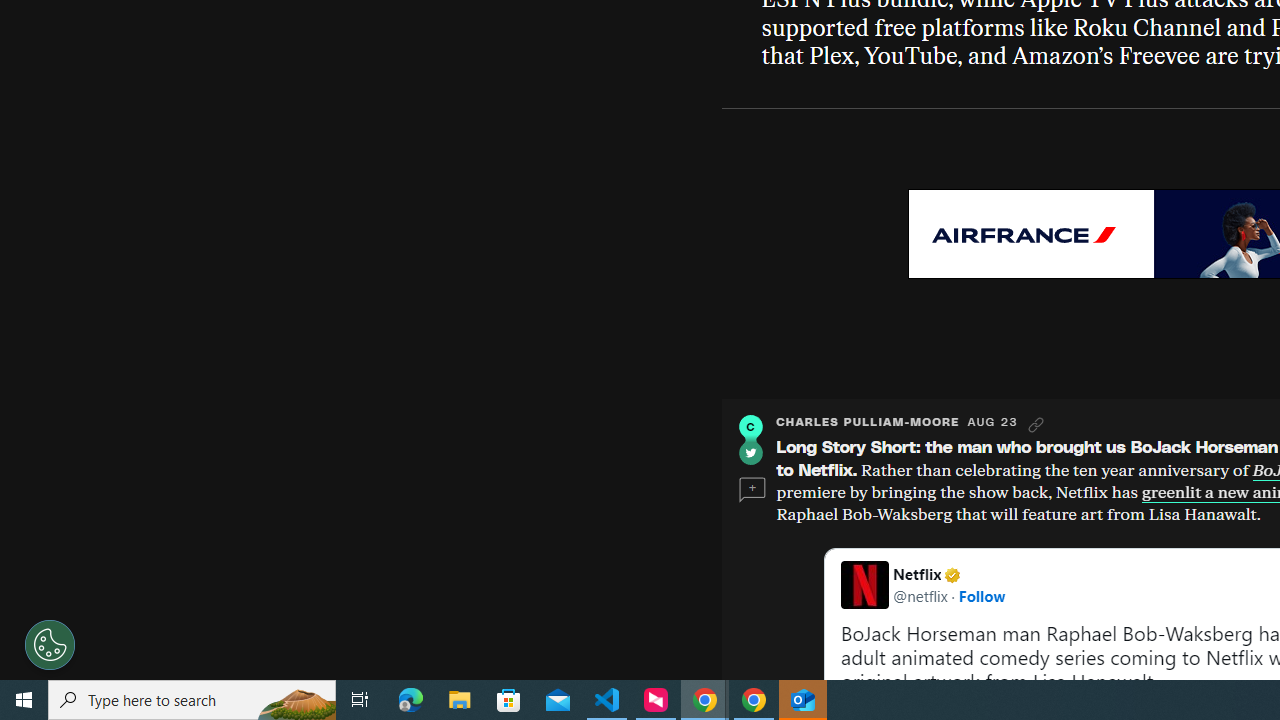 The image size is (1280, 720). Describe the element at coordinates (50, 645) in the screenshot. I see `'Open Preferences'` at that location.